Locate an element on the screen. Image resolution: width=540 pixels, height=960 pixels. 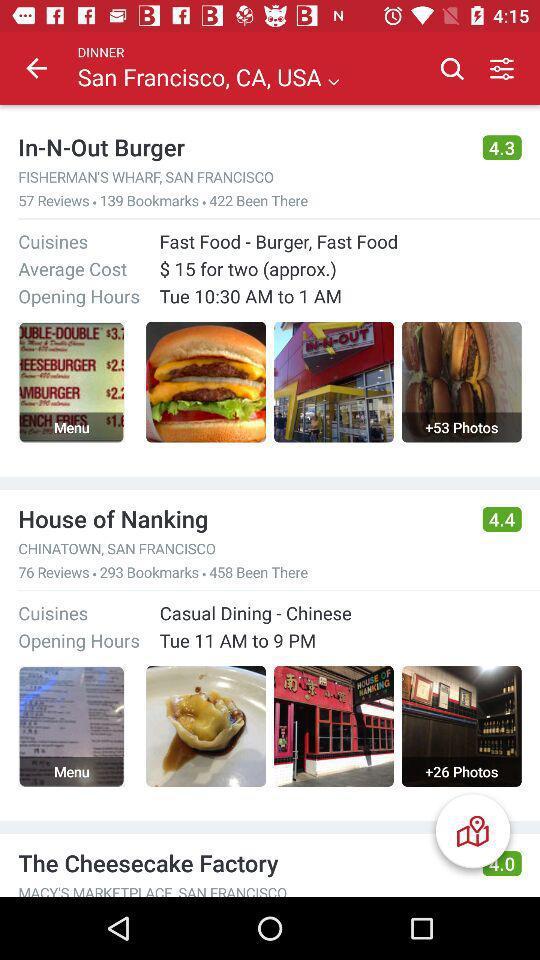
item next to 76 reviews icon is located at coordinates (93, 574).